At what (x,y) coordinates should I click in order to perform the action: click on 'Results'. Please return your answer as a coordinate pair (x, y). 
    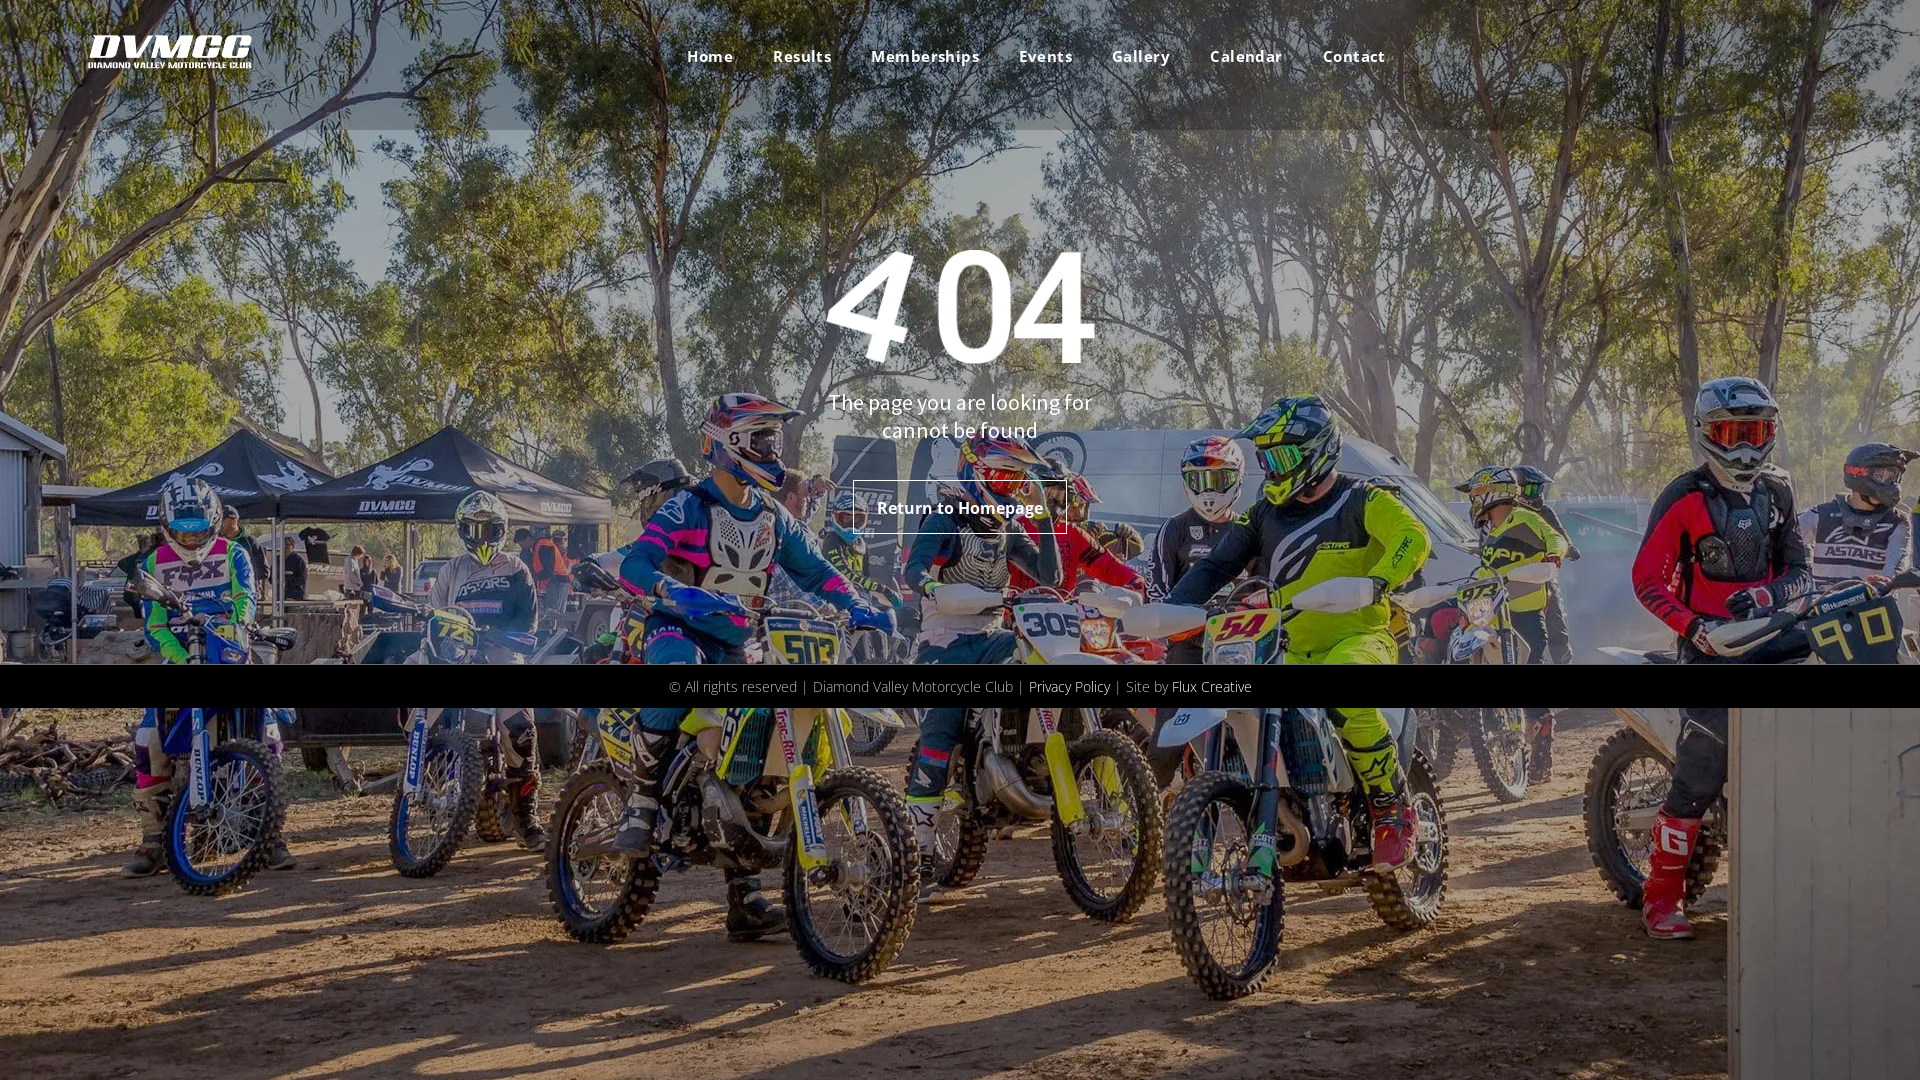
    Looking at the image, I should click on (801, 55).